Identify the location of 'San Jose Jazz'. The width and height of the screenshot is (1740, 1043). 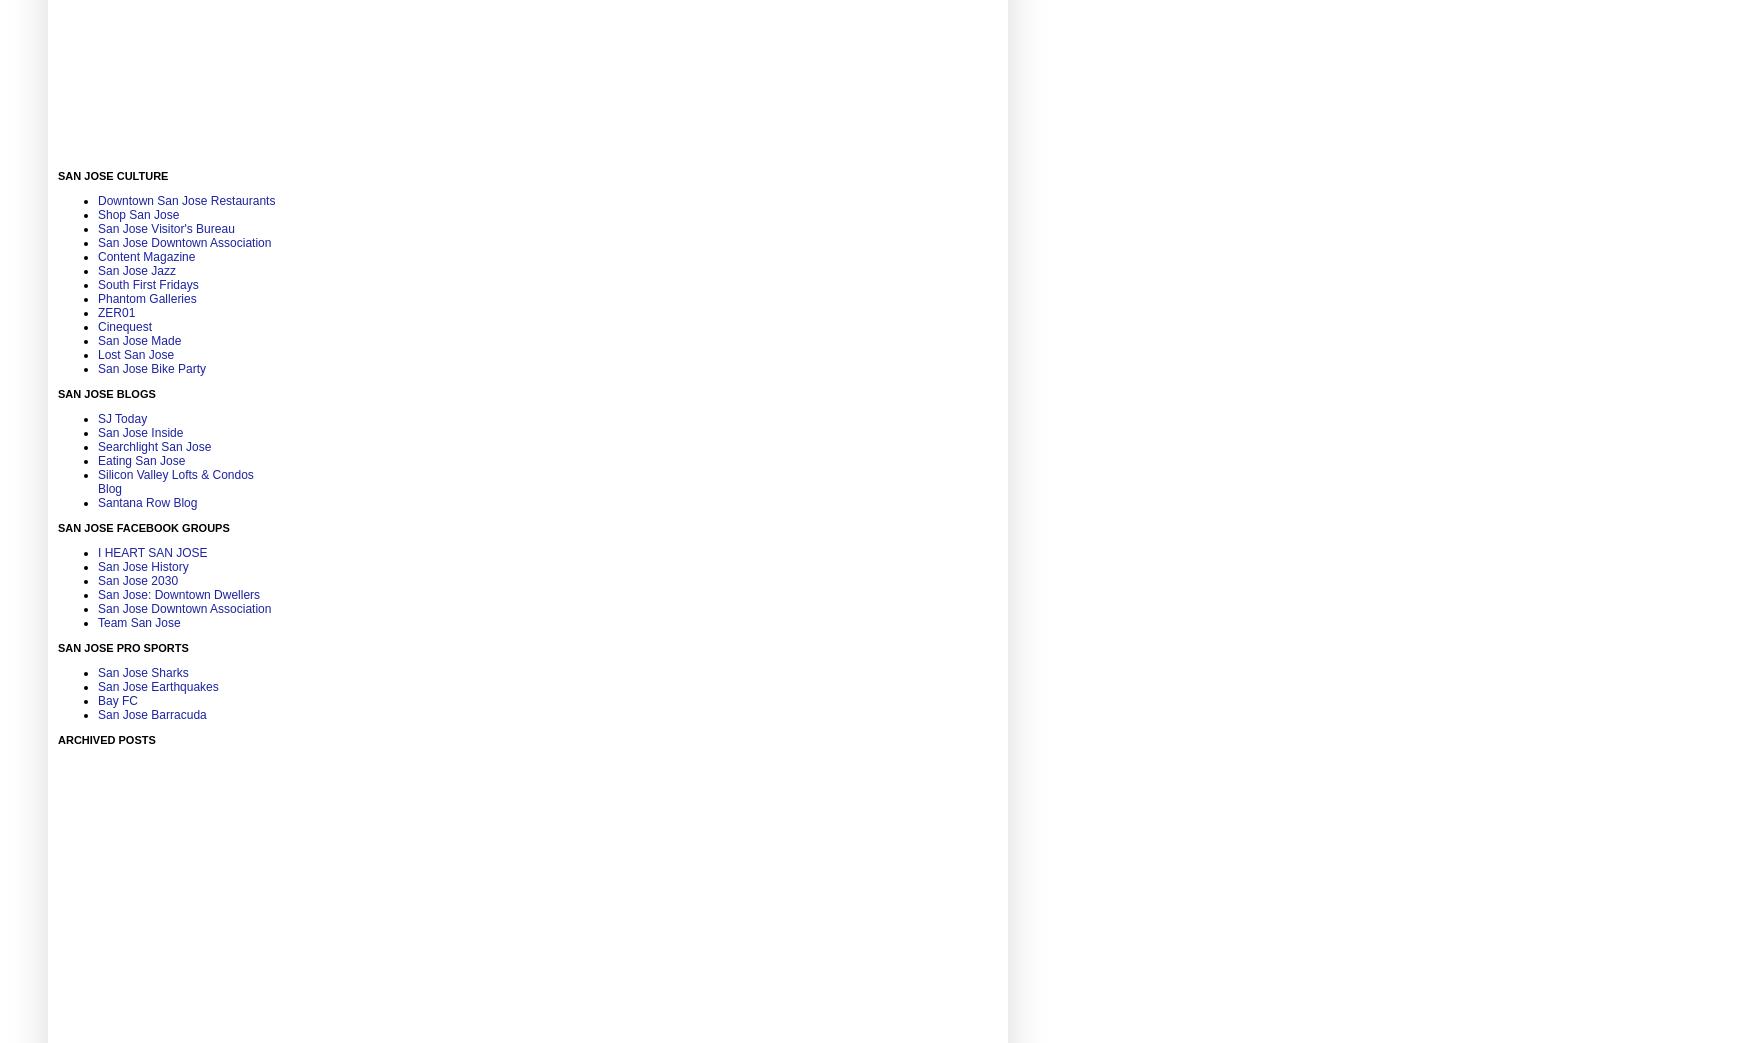
(96, 270).